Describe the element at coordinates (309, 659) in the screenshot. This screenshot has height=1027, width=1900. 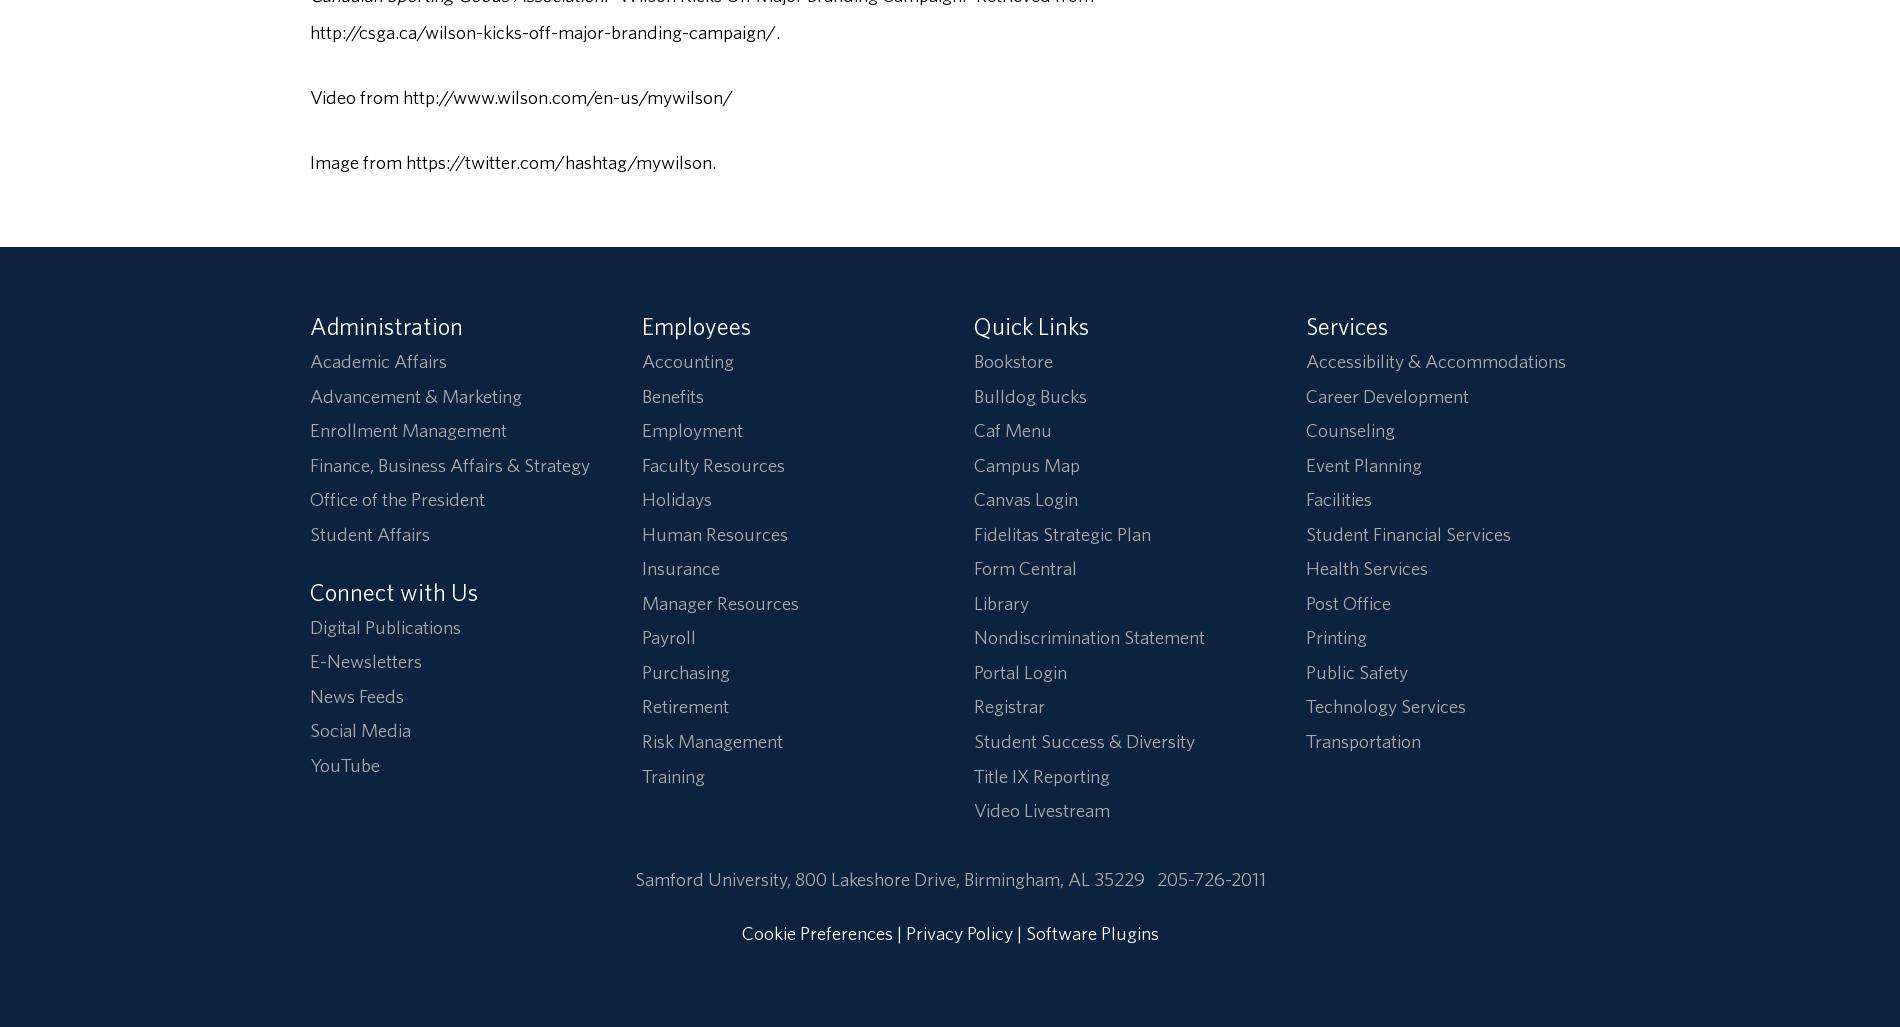
I see `'E-Newsletters'` at that location.